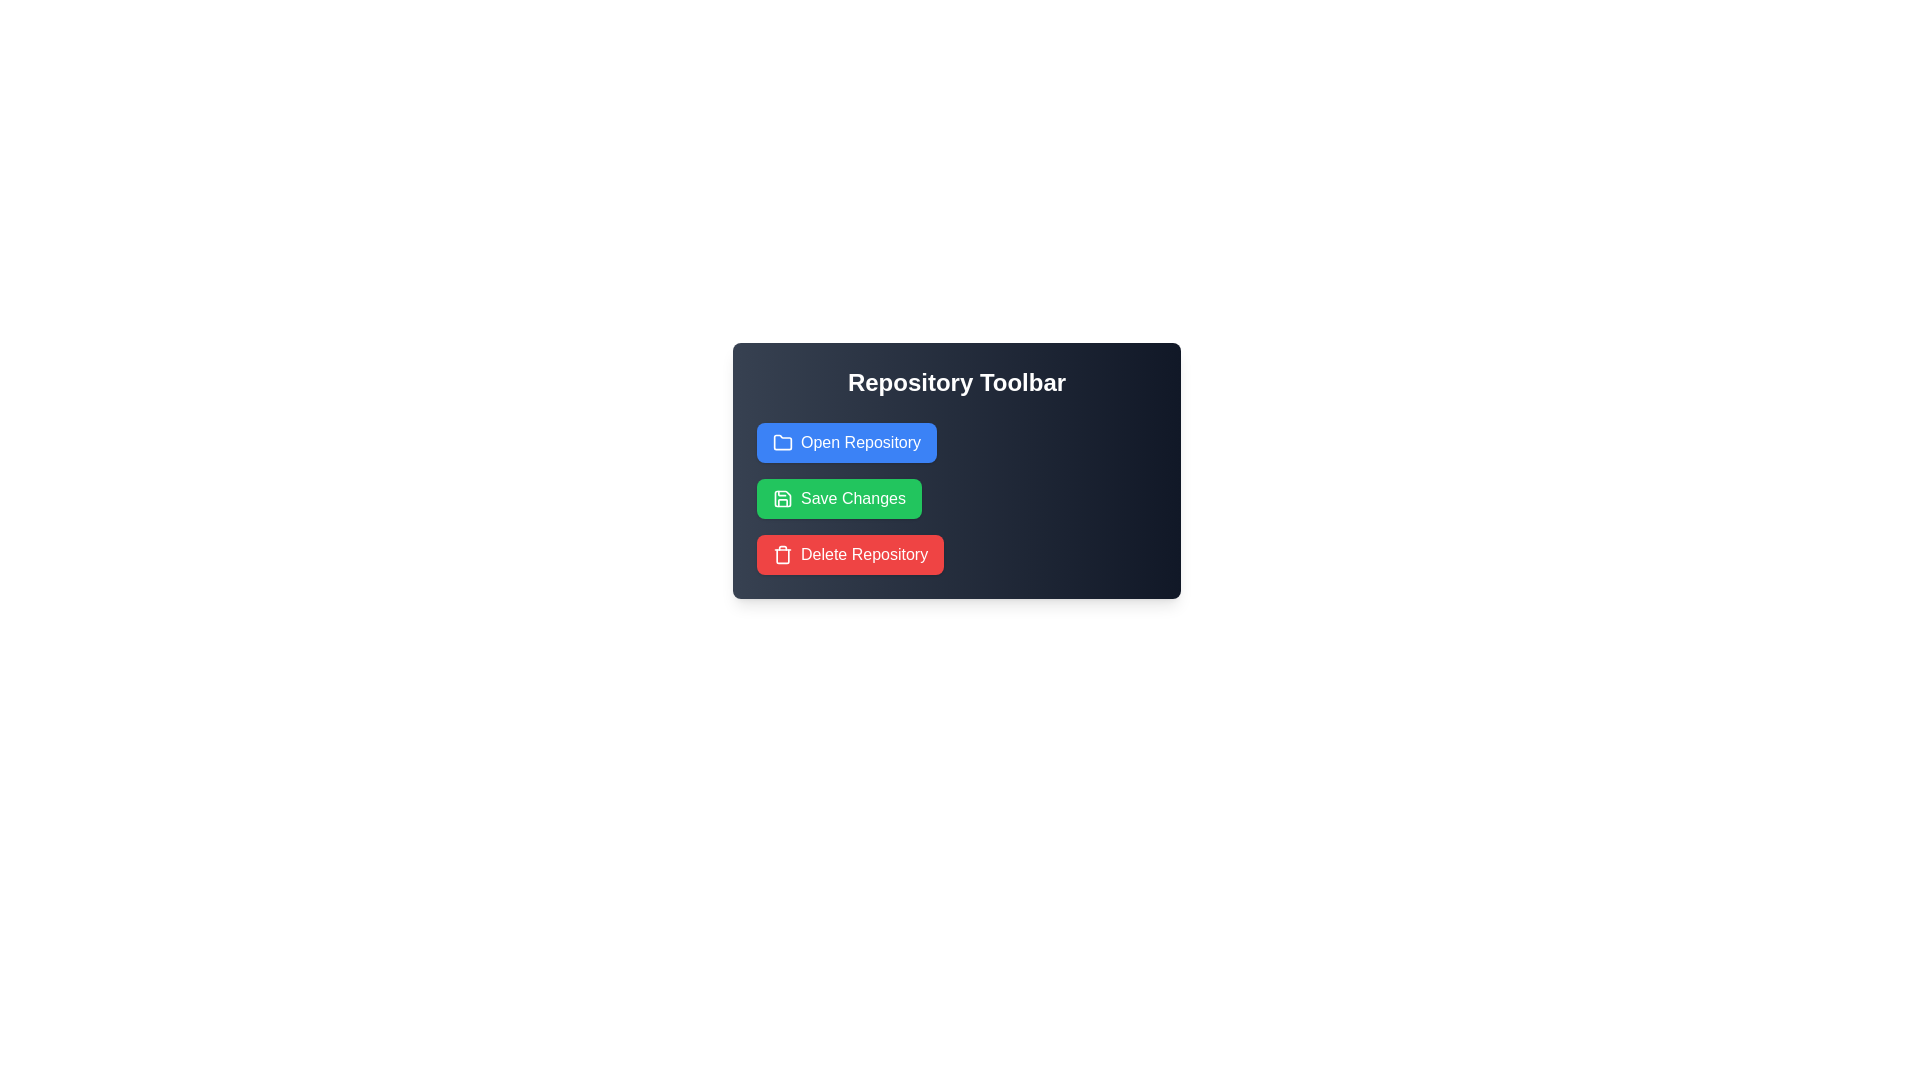  I want to click on the red trash can icon, which is part of the 'Delete Repository' button located at the bottom of the interface, so click(781, 555).